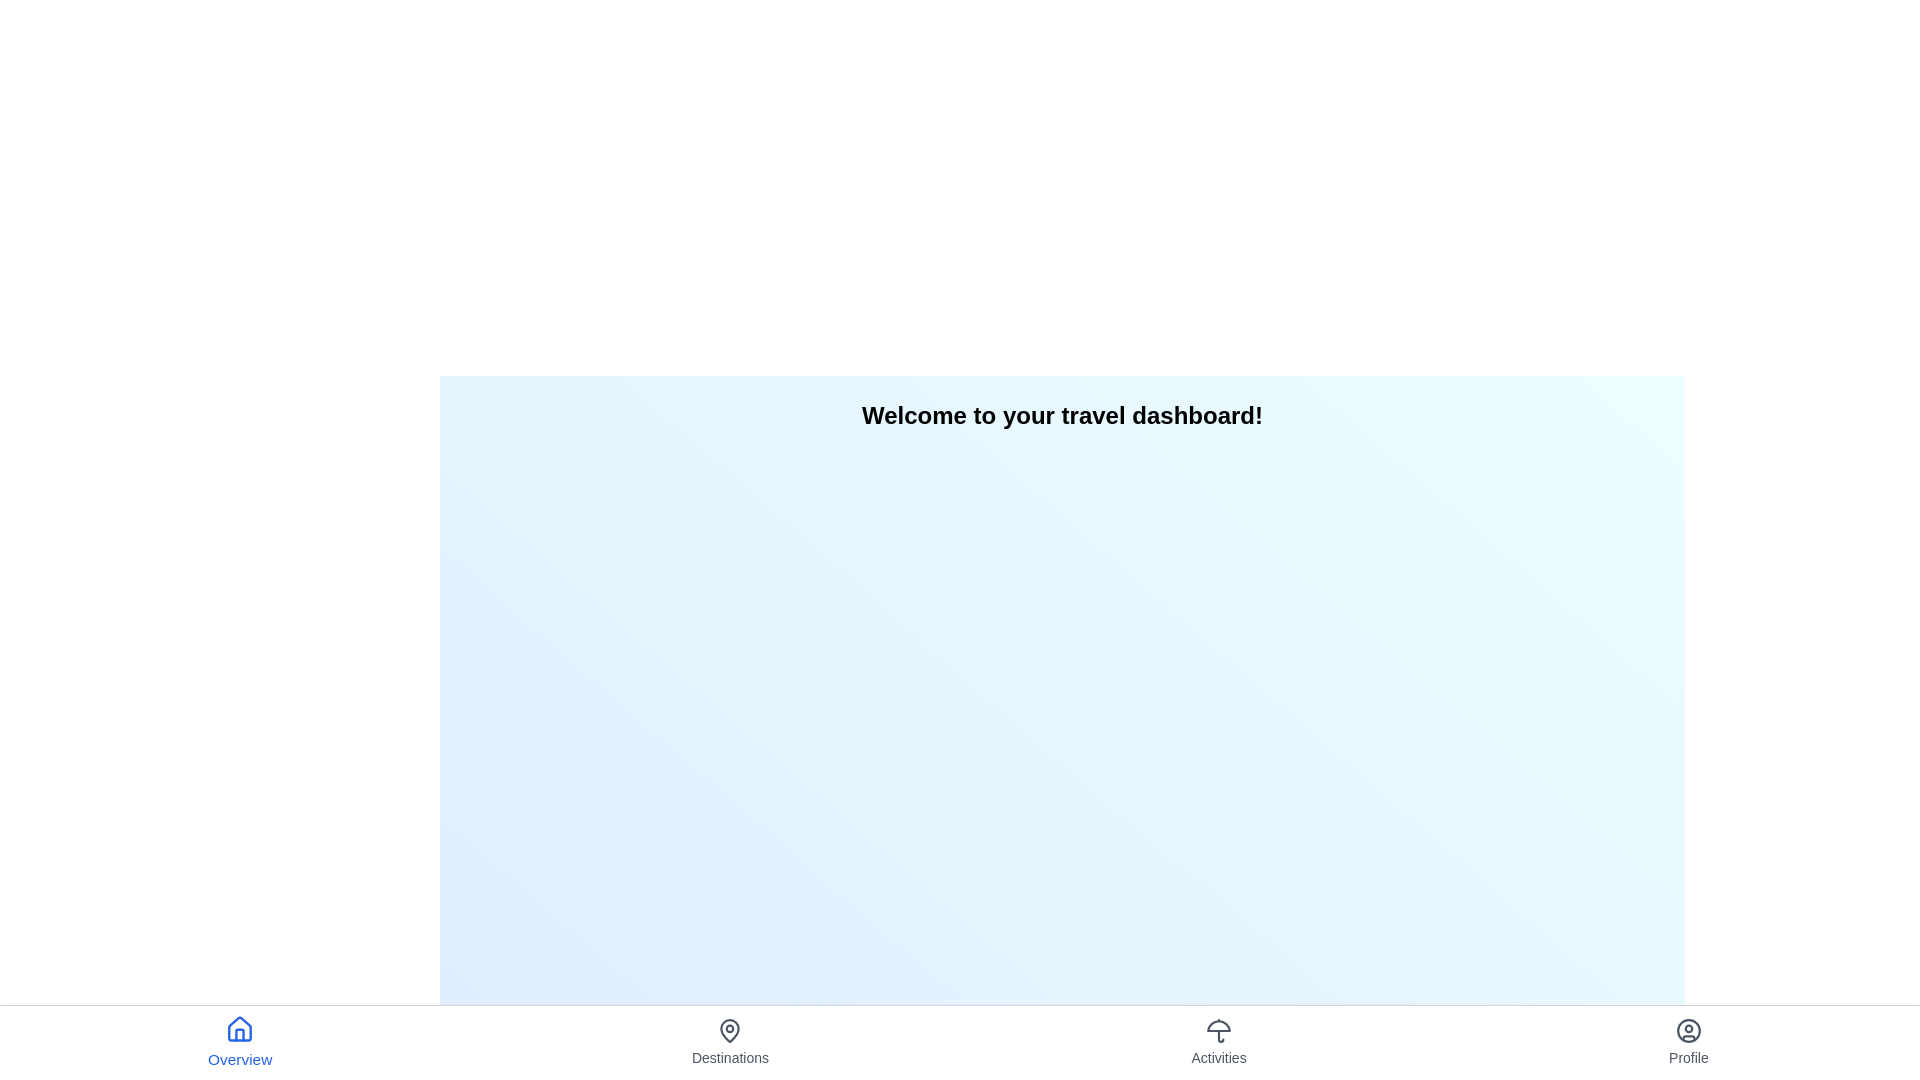 This screenshot has width=1920, height=1080. I want to click on the text label located in the bottom navigation bar directly under the umbrella icon, so click(1218, 1056).